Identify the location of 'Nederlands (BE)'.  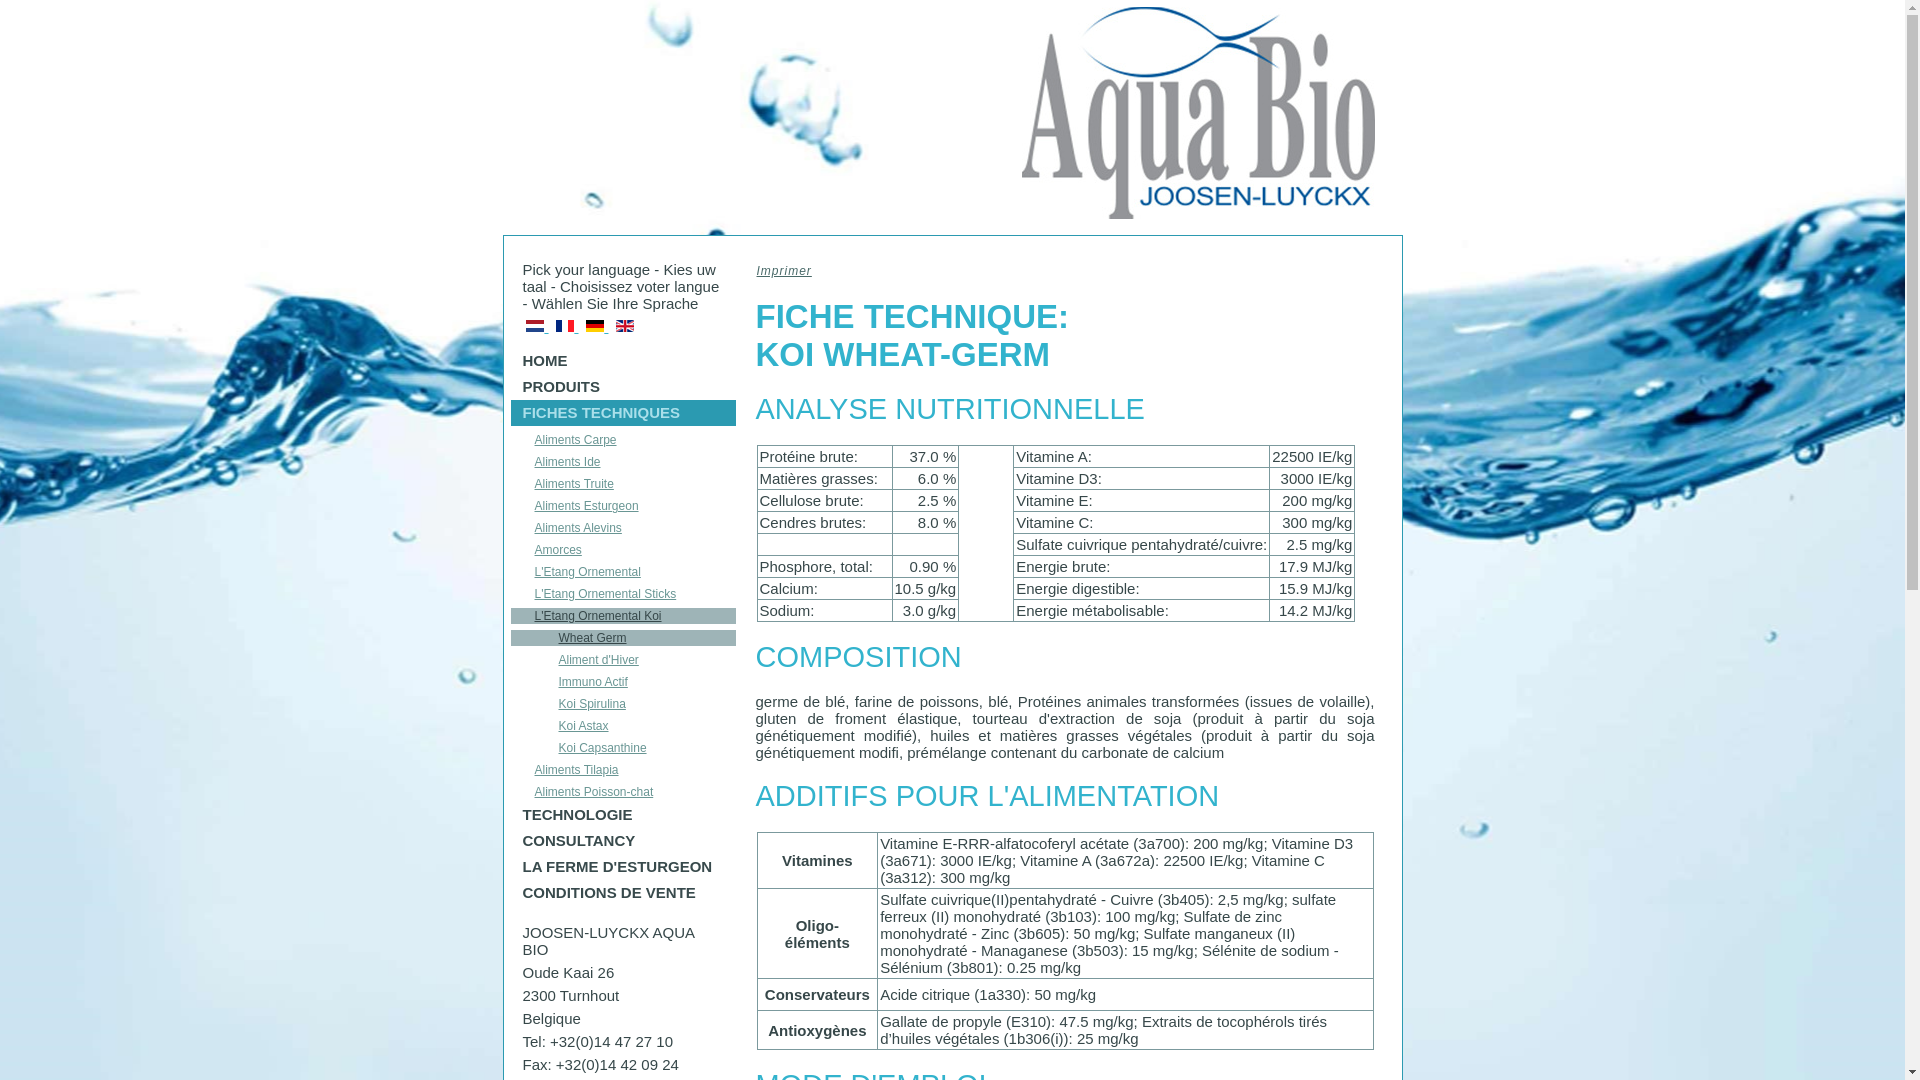
(534, 325).